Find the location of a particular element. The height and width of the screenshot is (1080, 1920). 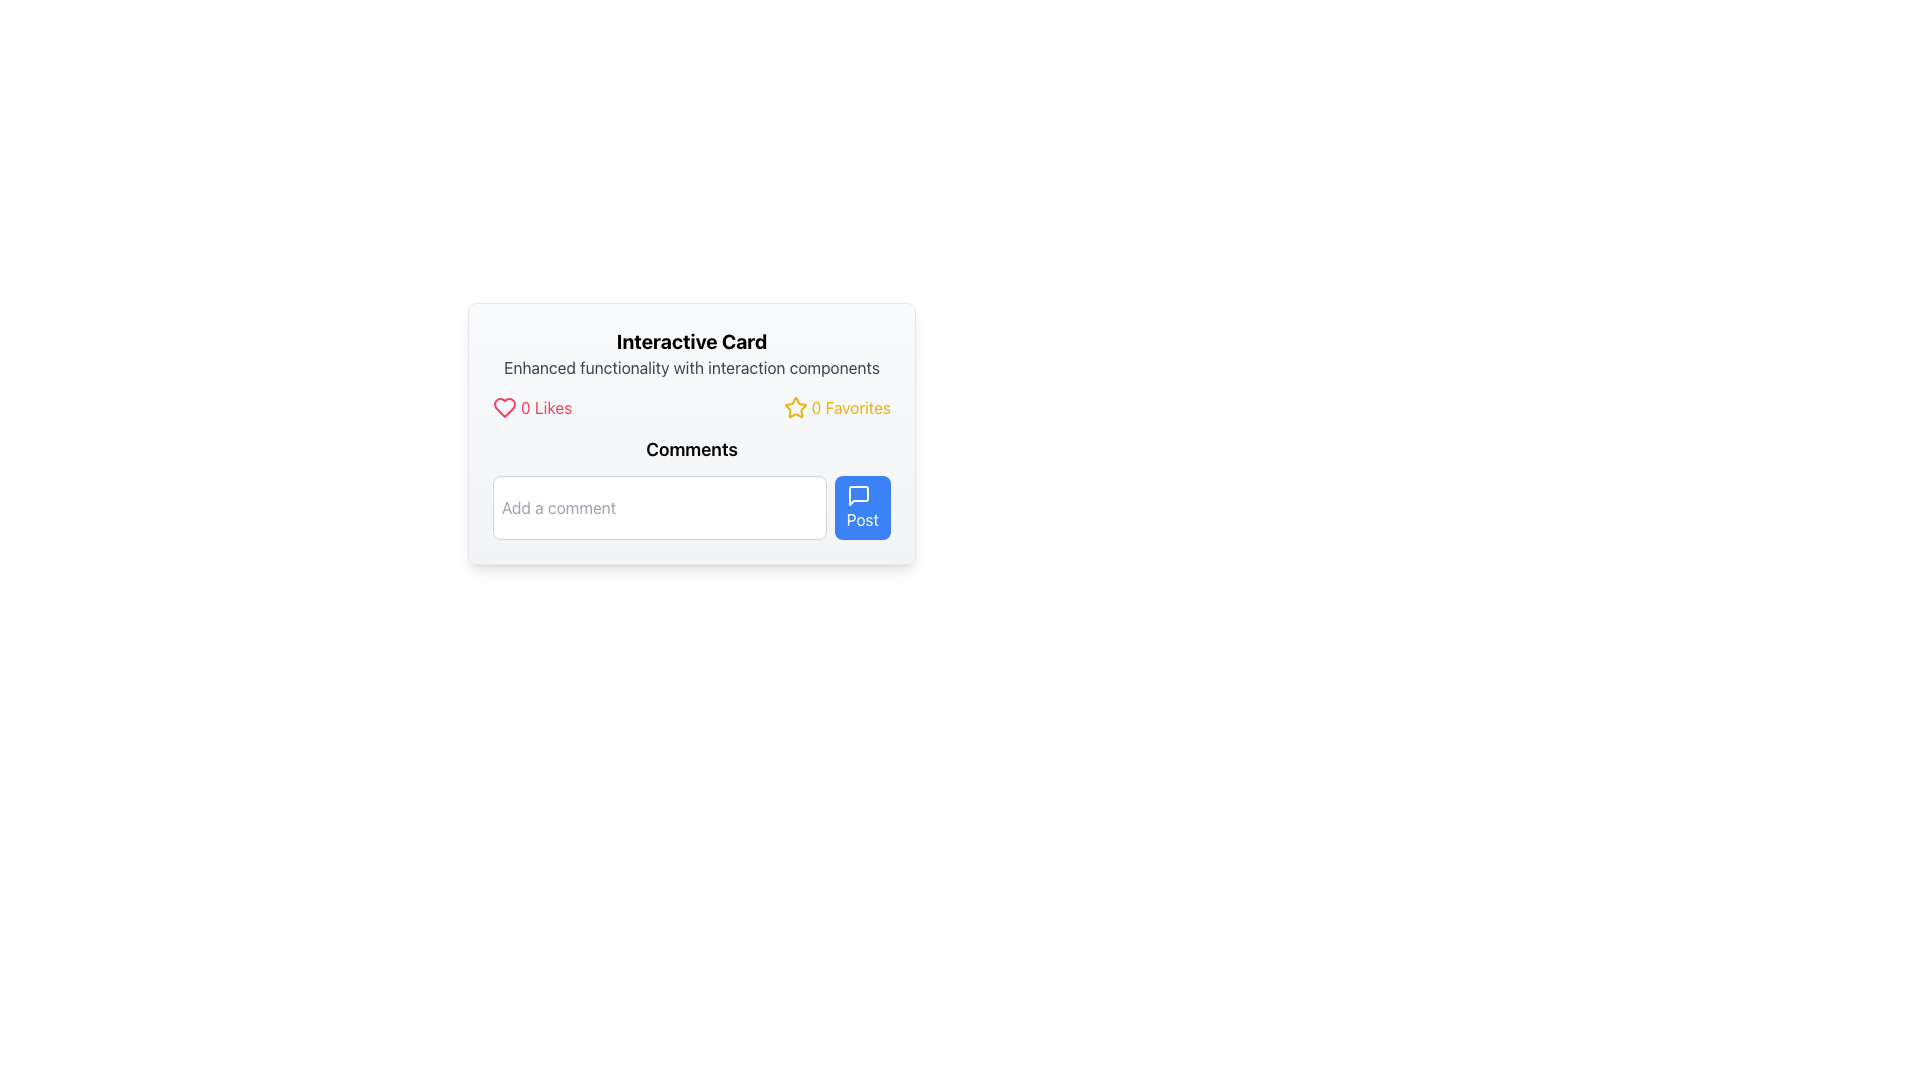

the comment icon embedded within the 'Post' button located at the bottom-right corner of the card layout is located at coordinates (858, 495).